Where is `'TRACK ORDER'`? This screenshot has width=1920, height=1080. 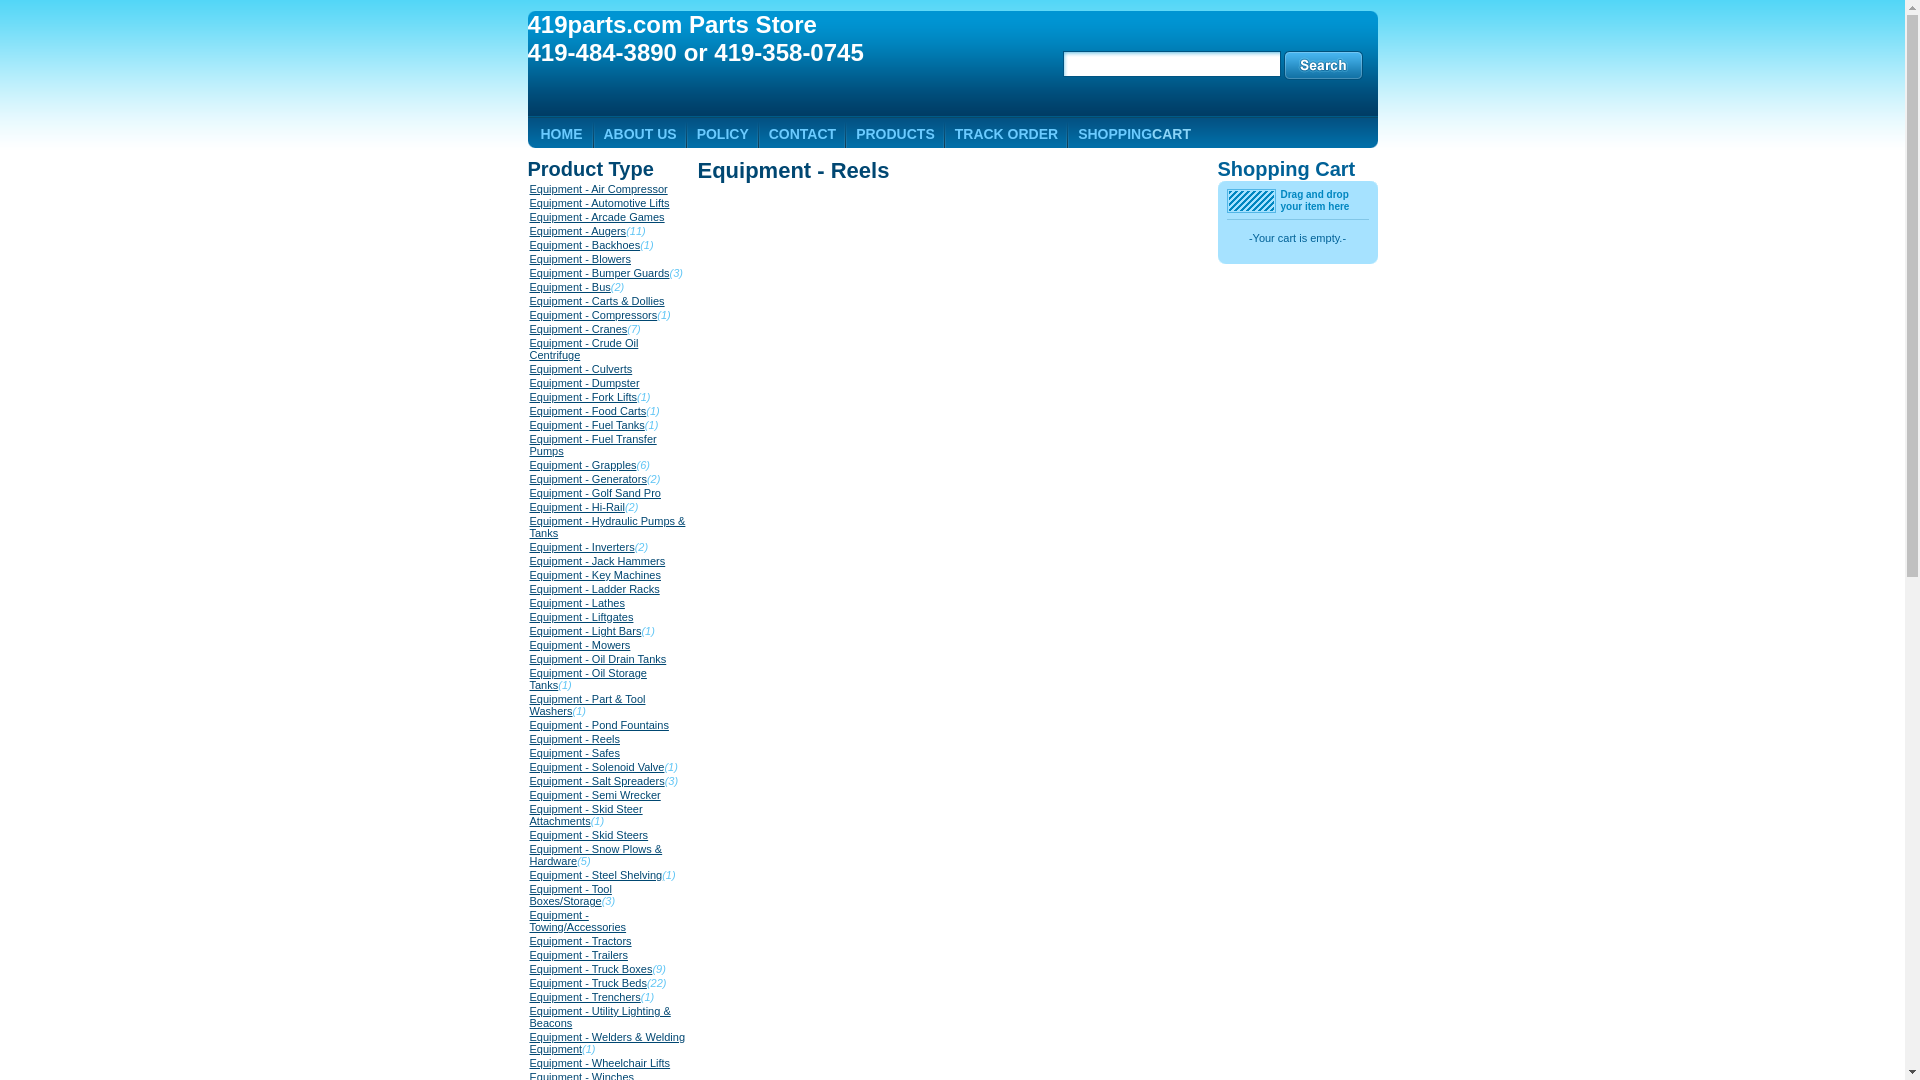
'TRACK ORDER' is located at coordinates (1006, 134).